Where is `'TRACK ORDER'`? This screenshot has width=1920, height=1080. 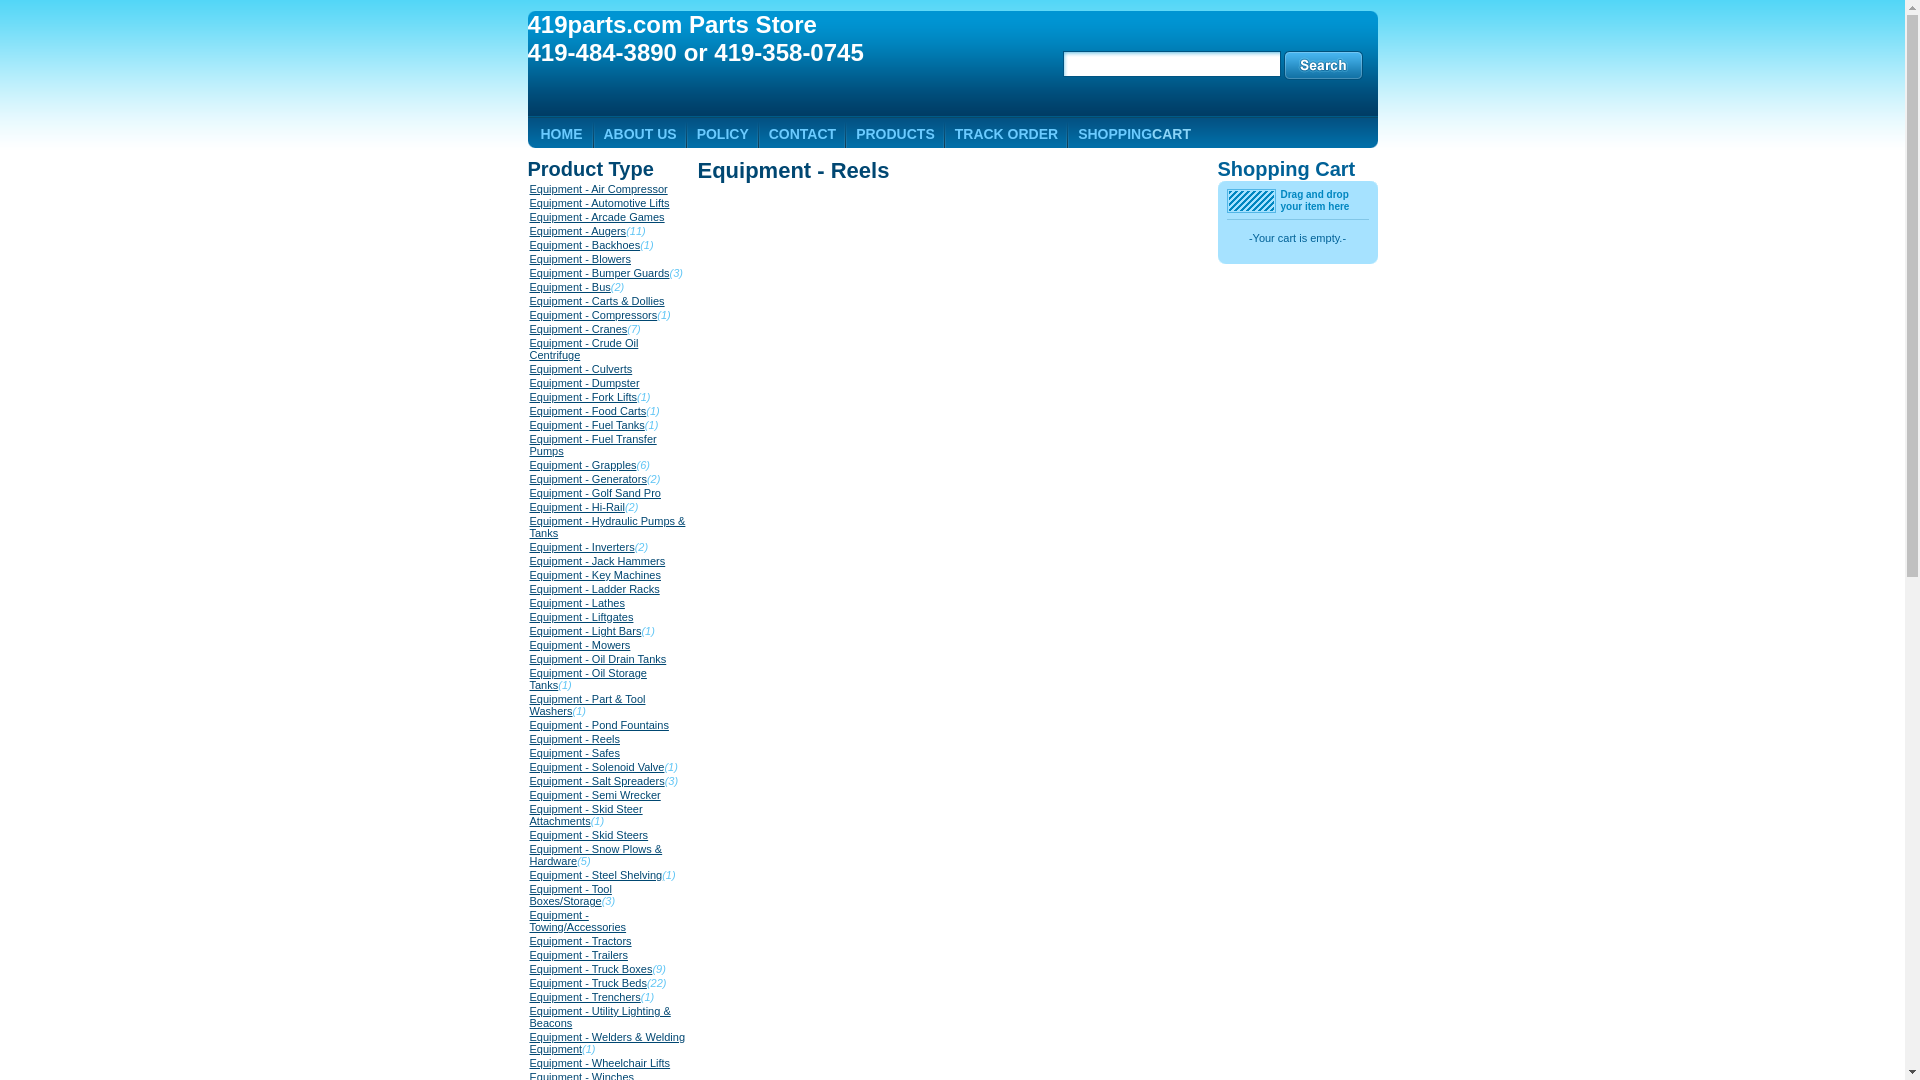
'TRACK ORDER' is located at coordinates (1006, 134).